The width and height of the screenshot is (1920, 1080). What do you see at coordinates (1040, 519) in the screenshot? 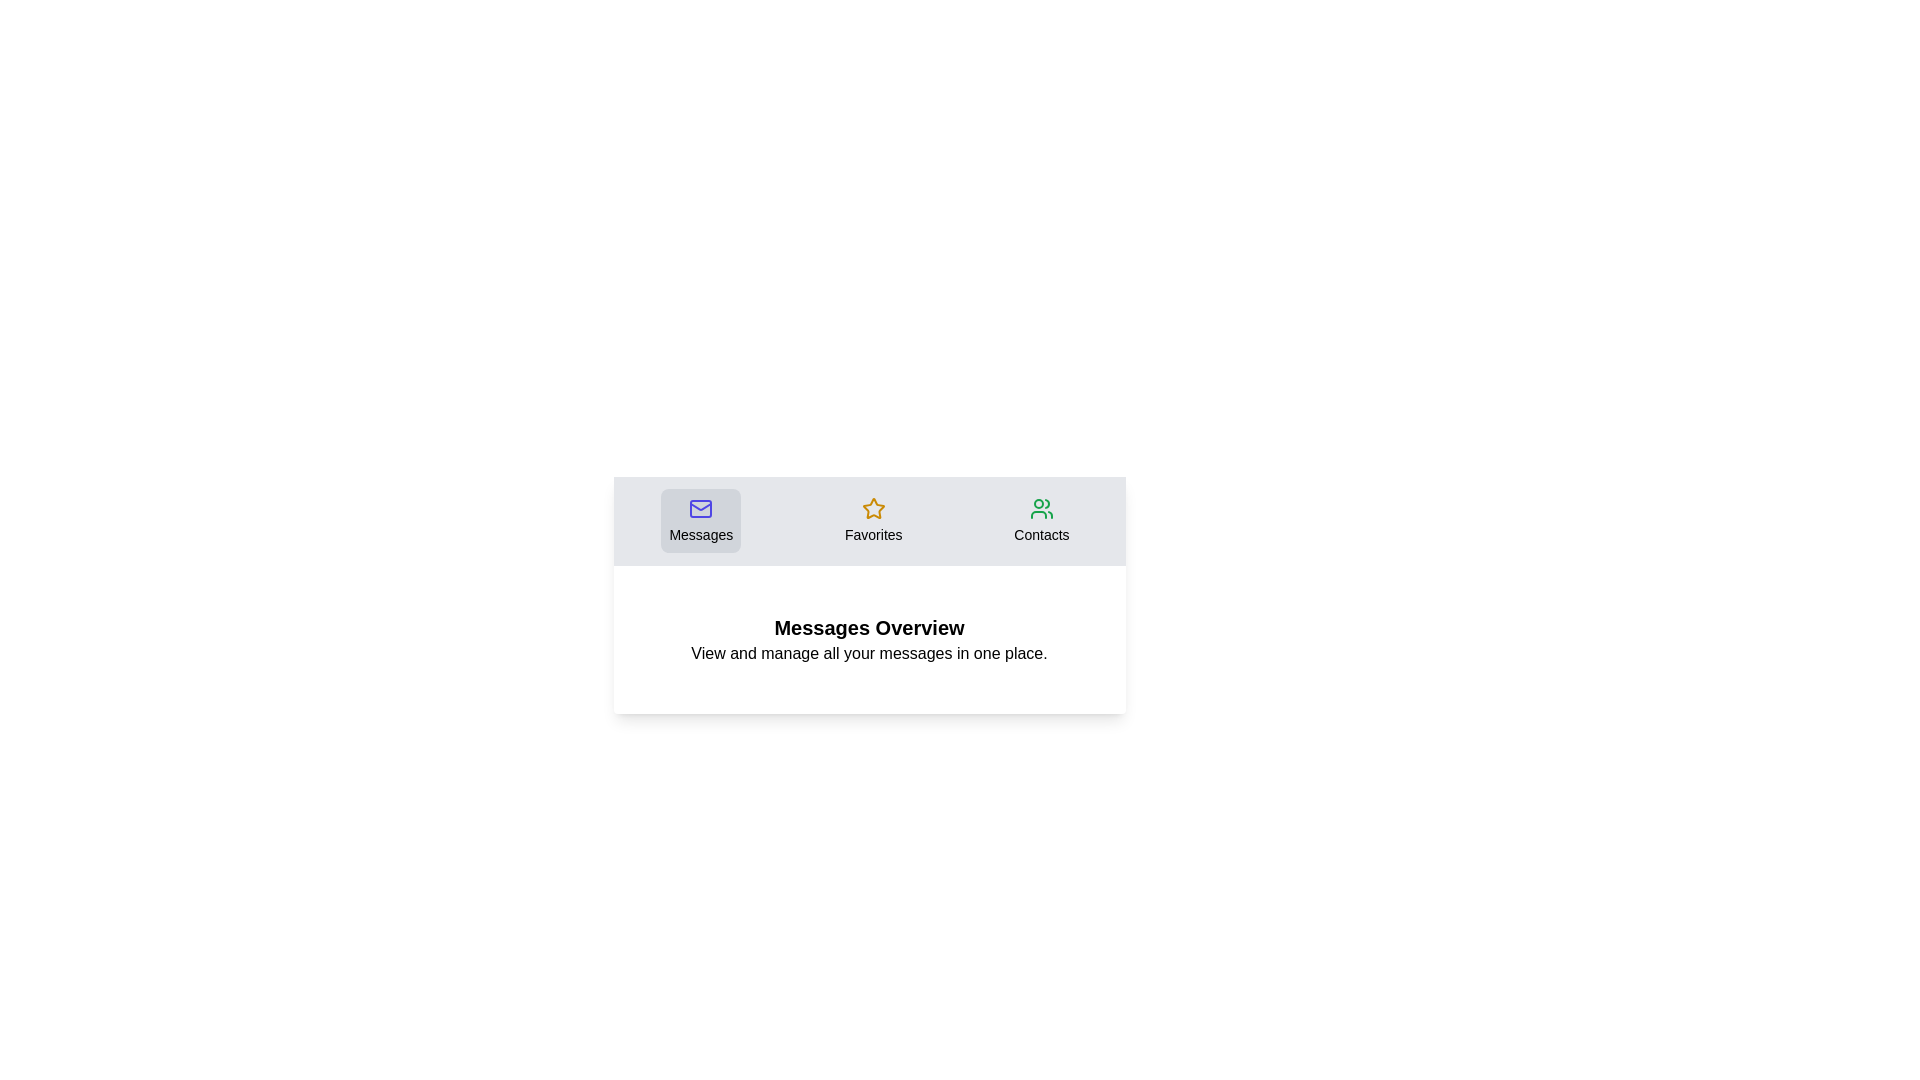
I see `the Contacts tab` at bounding box center [1040, 519].